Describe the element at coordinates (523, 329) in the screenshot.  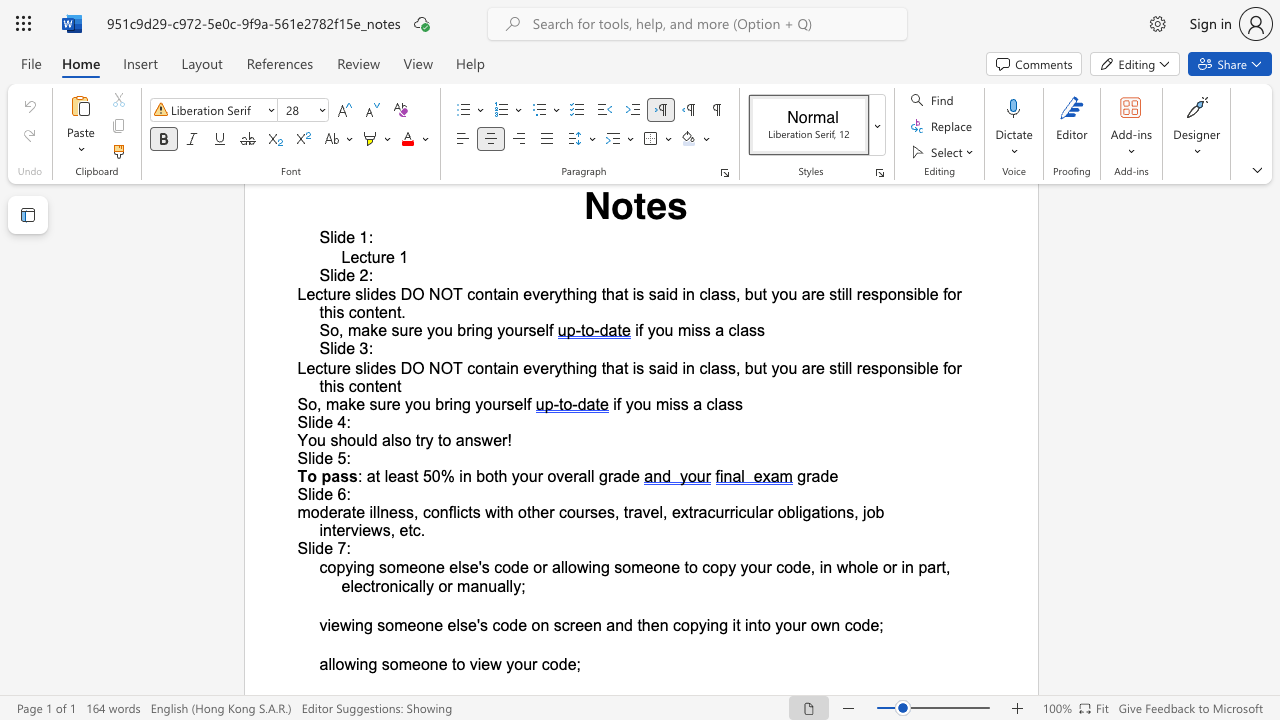
I see `the subset text "rse" within the text "So, make sure you bring yourself"` at that location.